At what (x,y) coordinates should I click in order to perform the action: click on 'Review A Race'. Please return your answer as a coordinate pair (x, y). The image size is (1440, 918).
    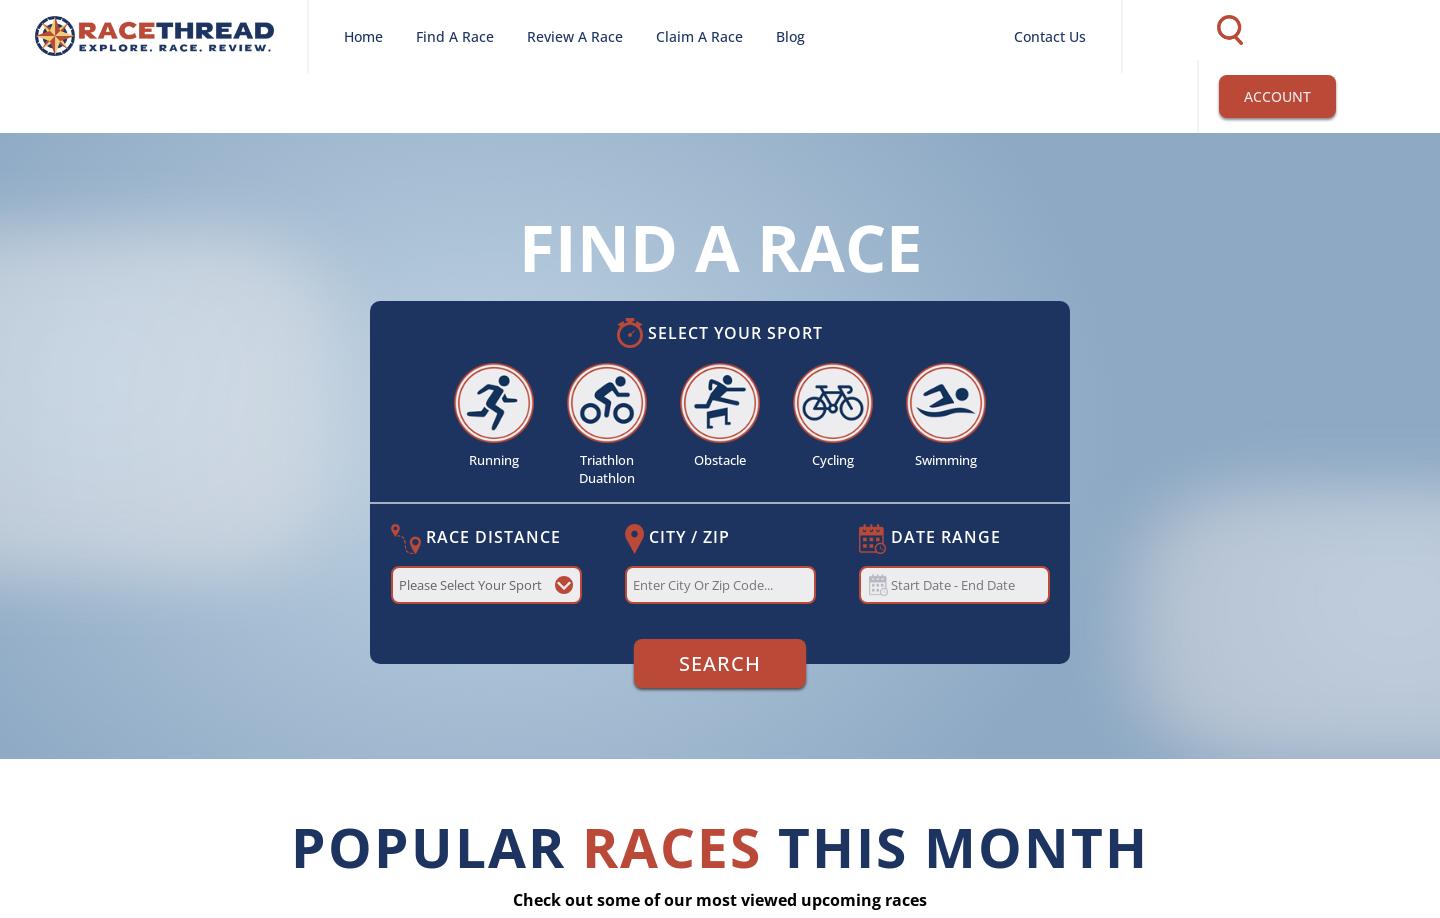
    Looking at the image, I should click on (574, 36).